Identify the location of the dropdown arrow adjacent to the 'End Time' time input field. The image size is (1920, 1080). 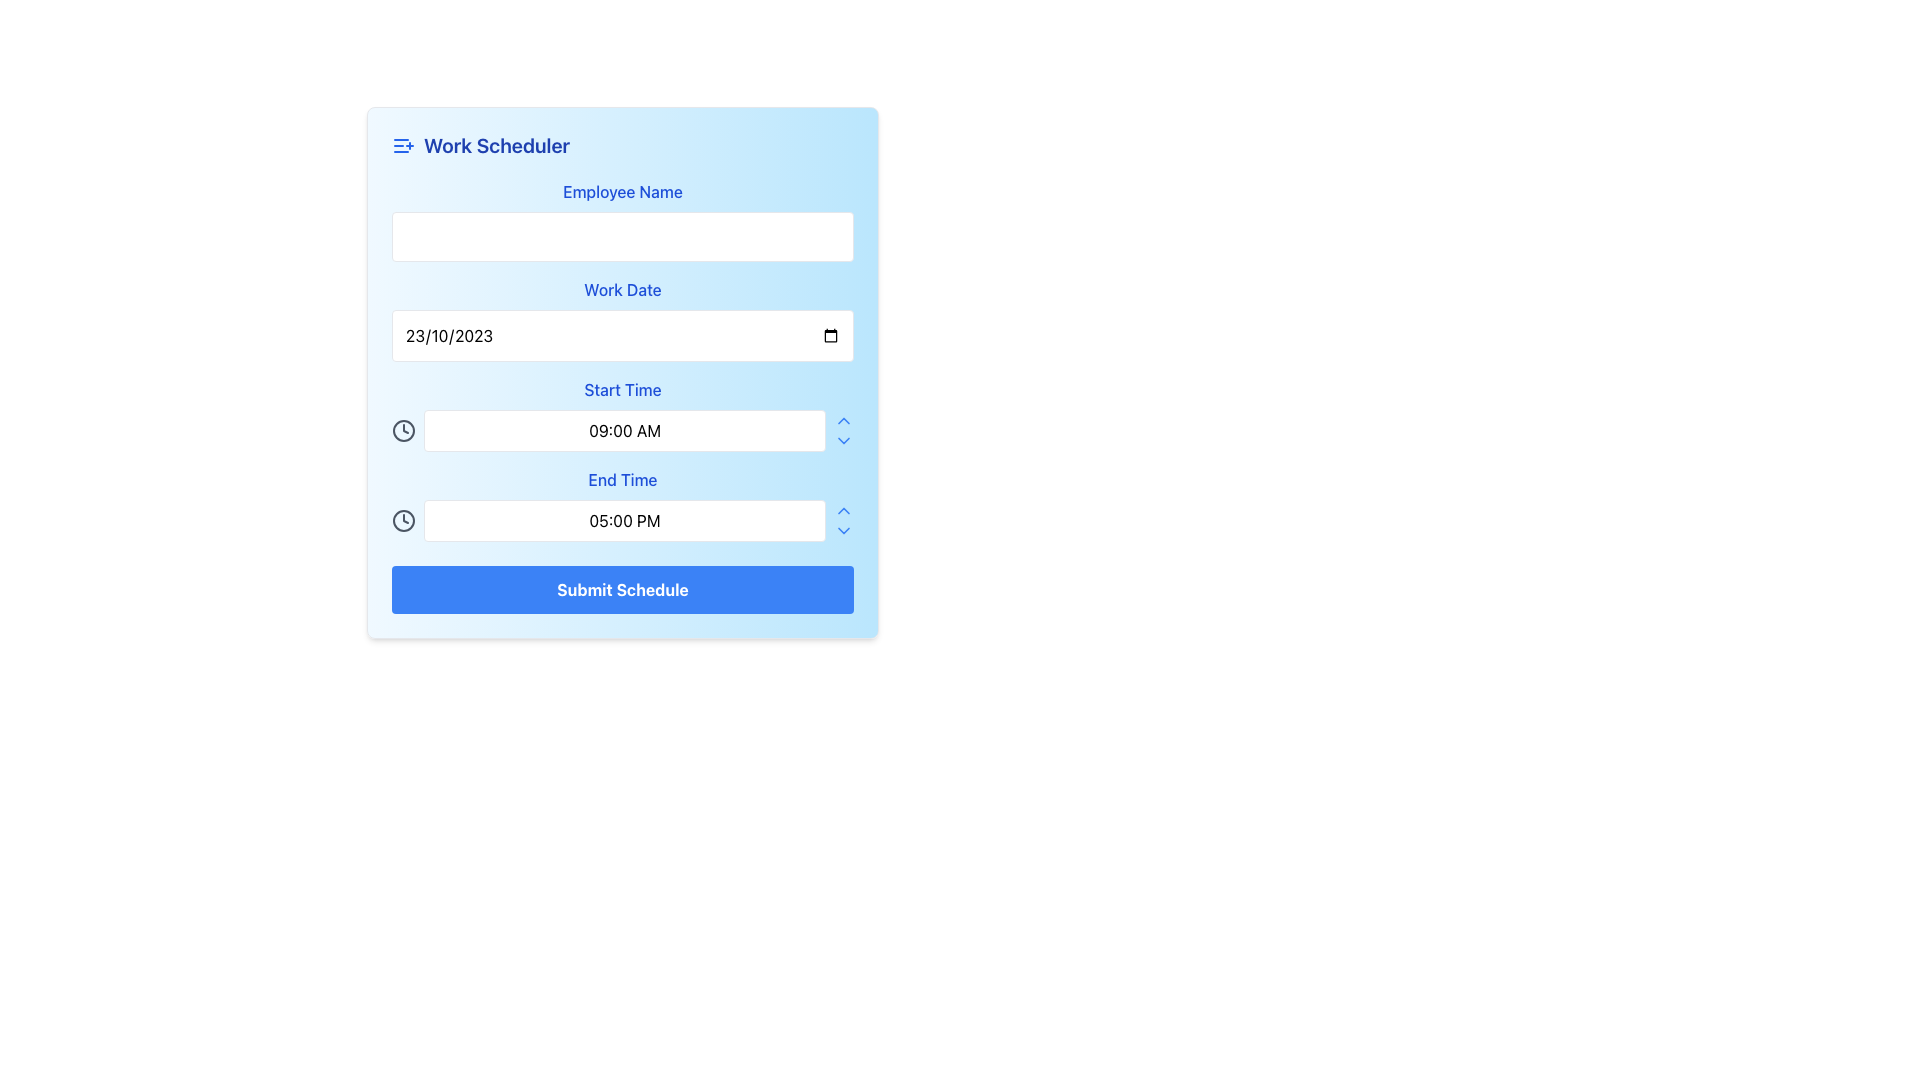
(622, 504).